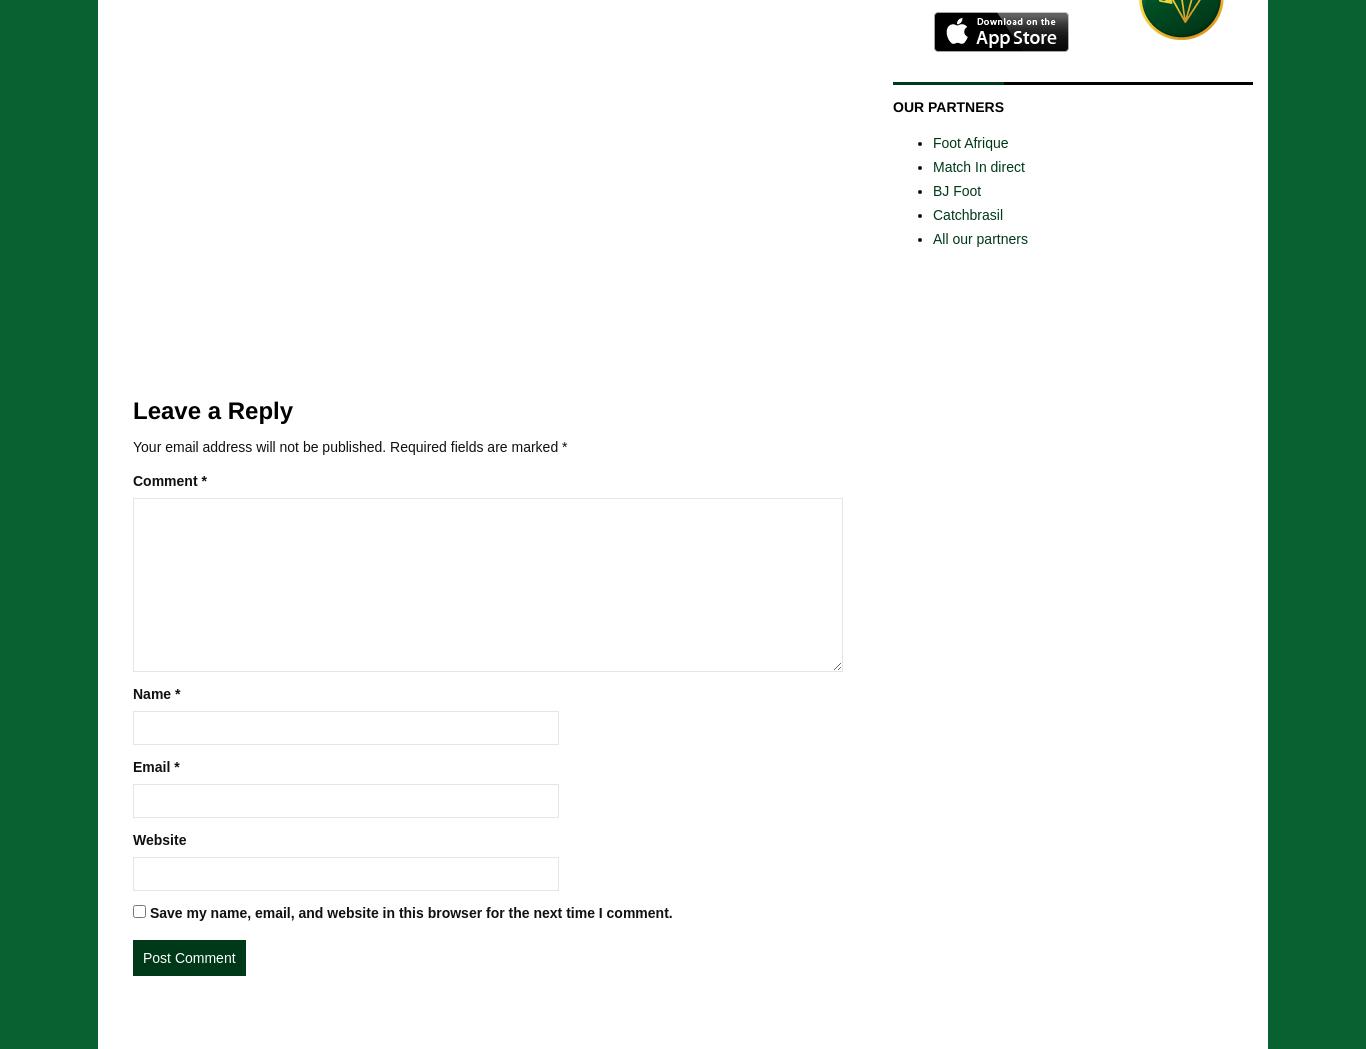 The width and height of the screenshot is (1366, 1049). Describe the element at coordinates (932, 188) in the screenshot. I see `'BJ Foot'` at that location.